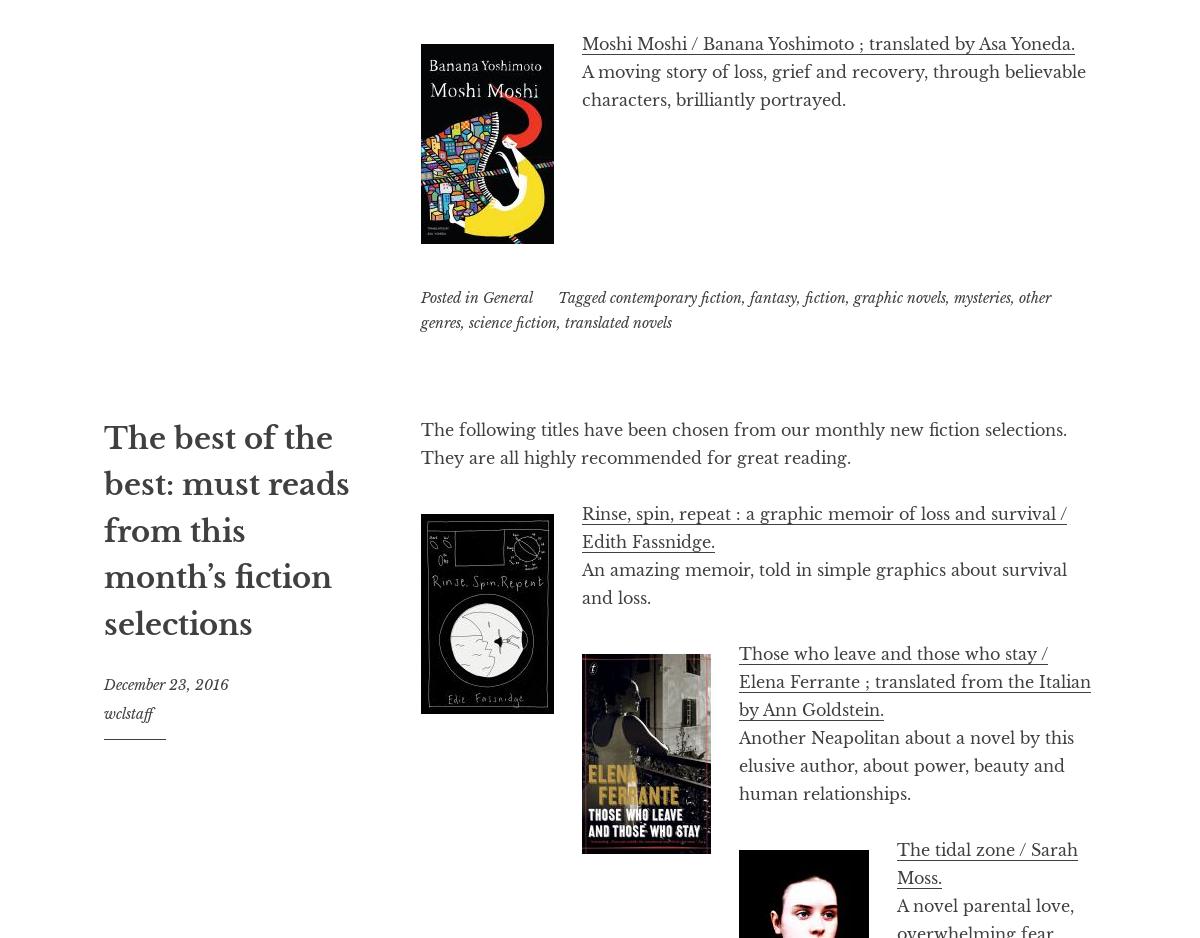  What do you see at coordinates (618, 321) in the screenshot?
I see `'translated novels'` at bounding box center [618, 321].